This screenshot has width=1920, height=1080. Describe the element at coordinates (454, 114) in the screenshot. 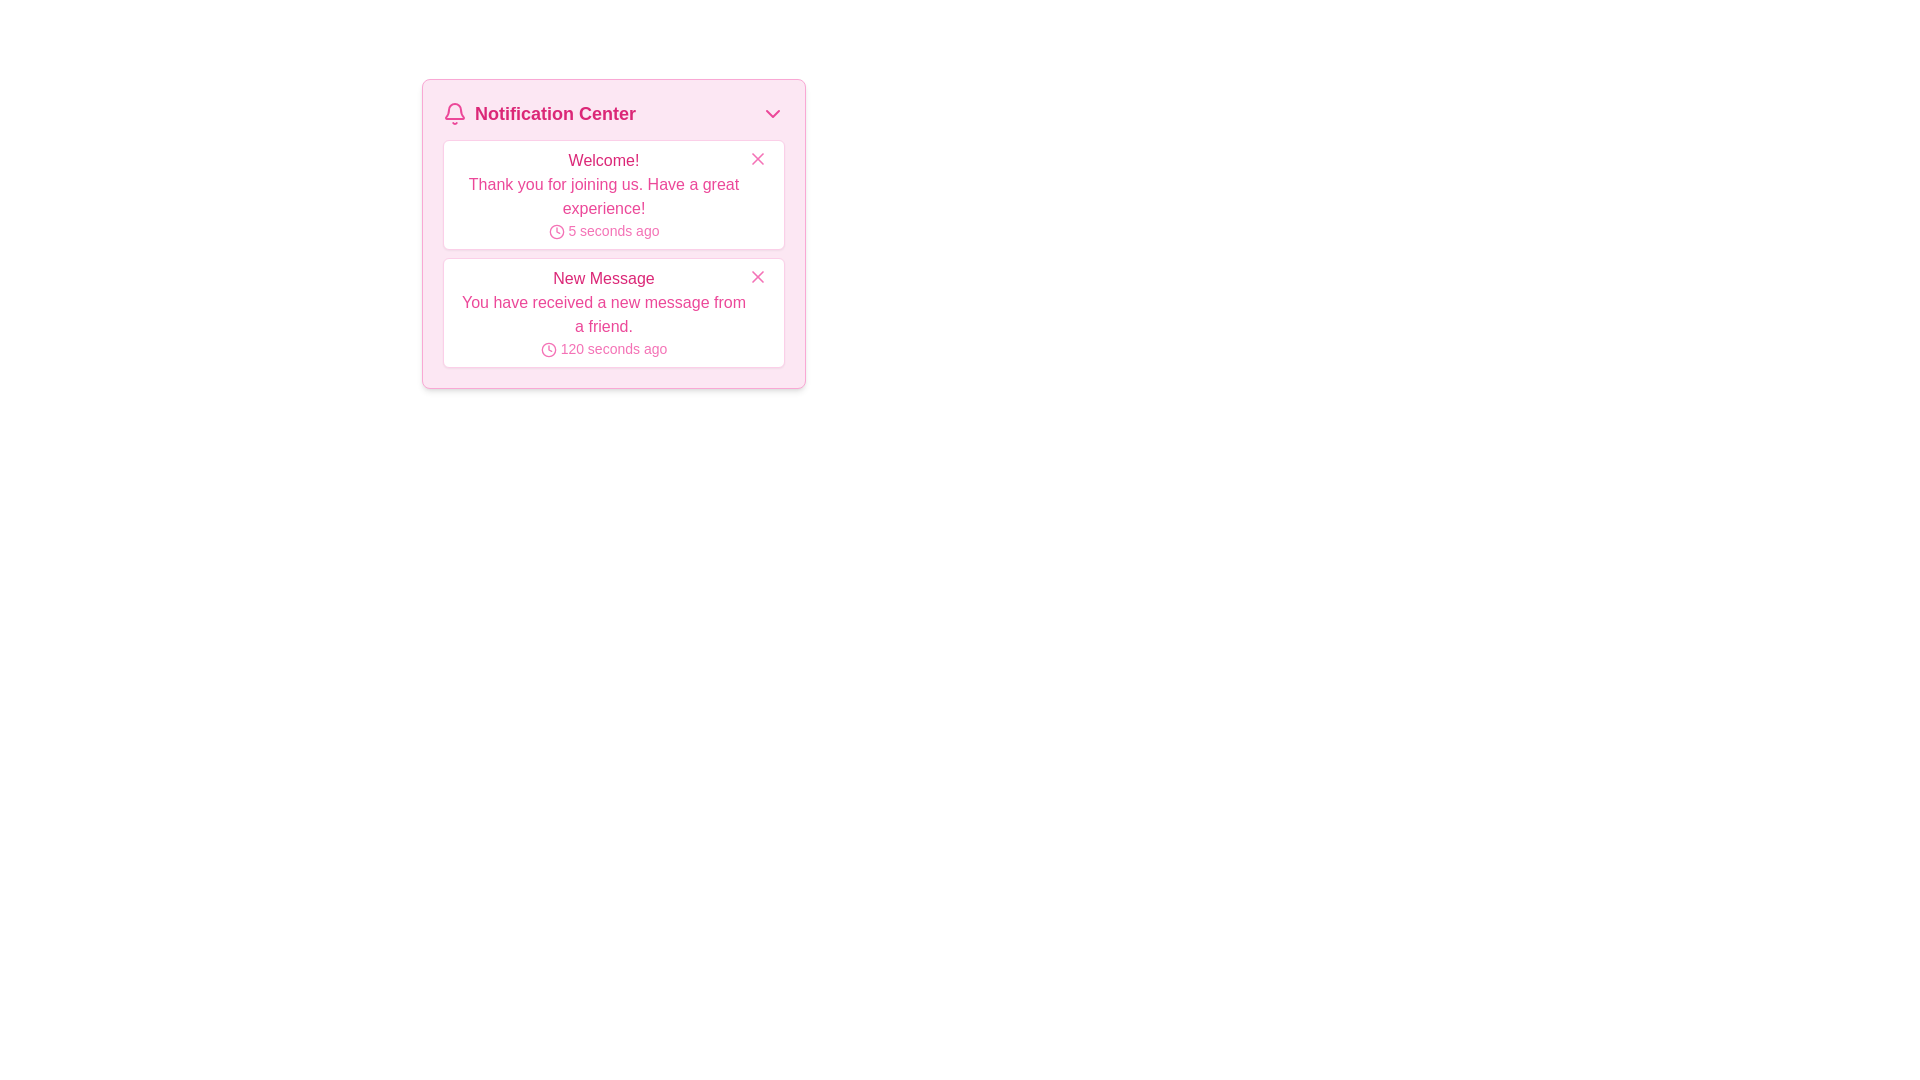

I see `the notification icon located to the left of the 'Notification Center' title in the header section` at that location.